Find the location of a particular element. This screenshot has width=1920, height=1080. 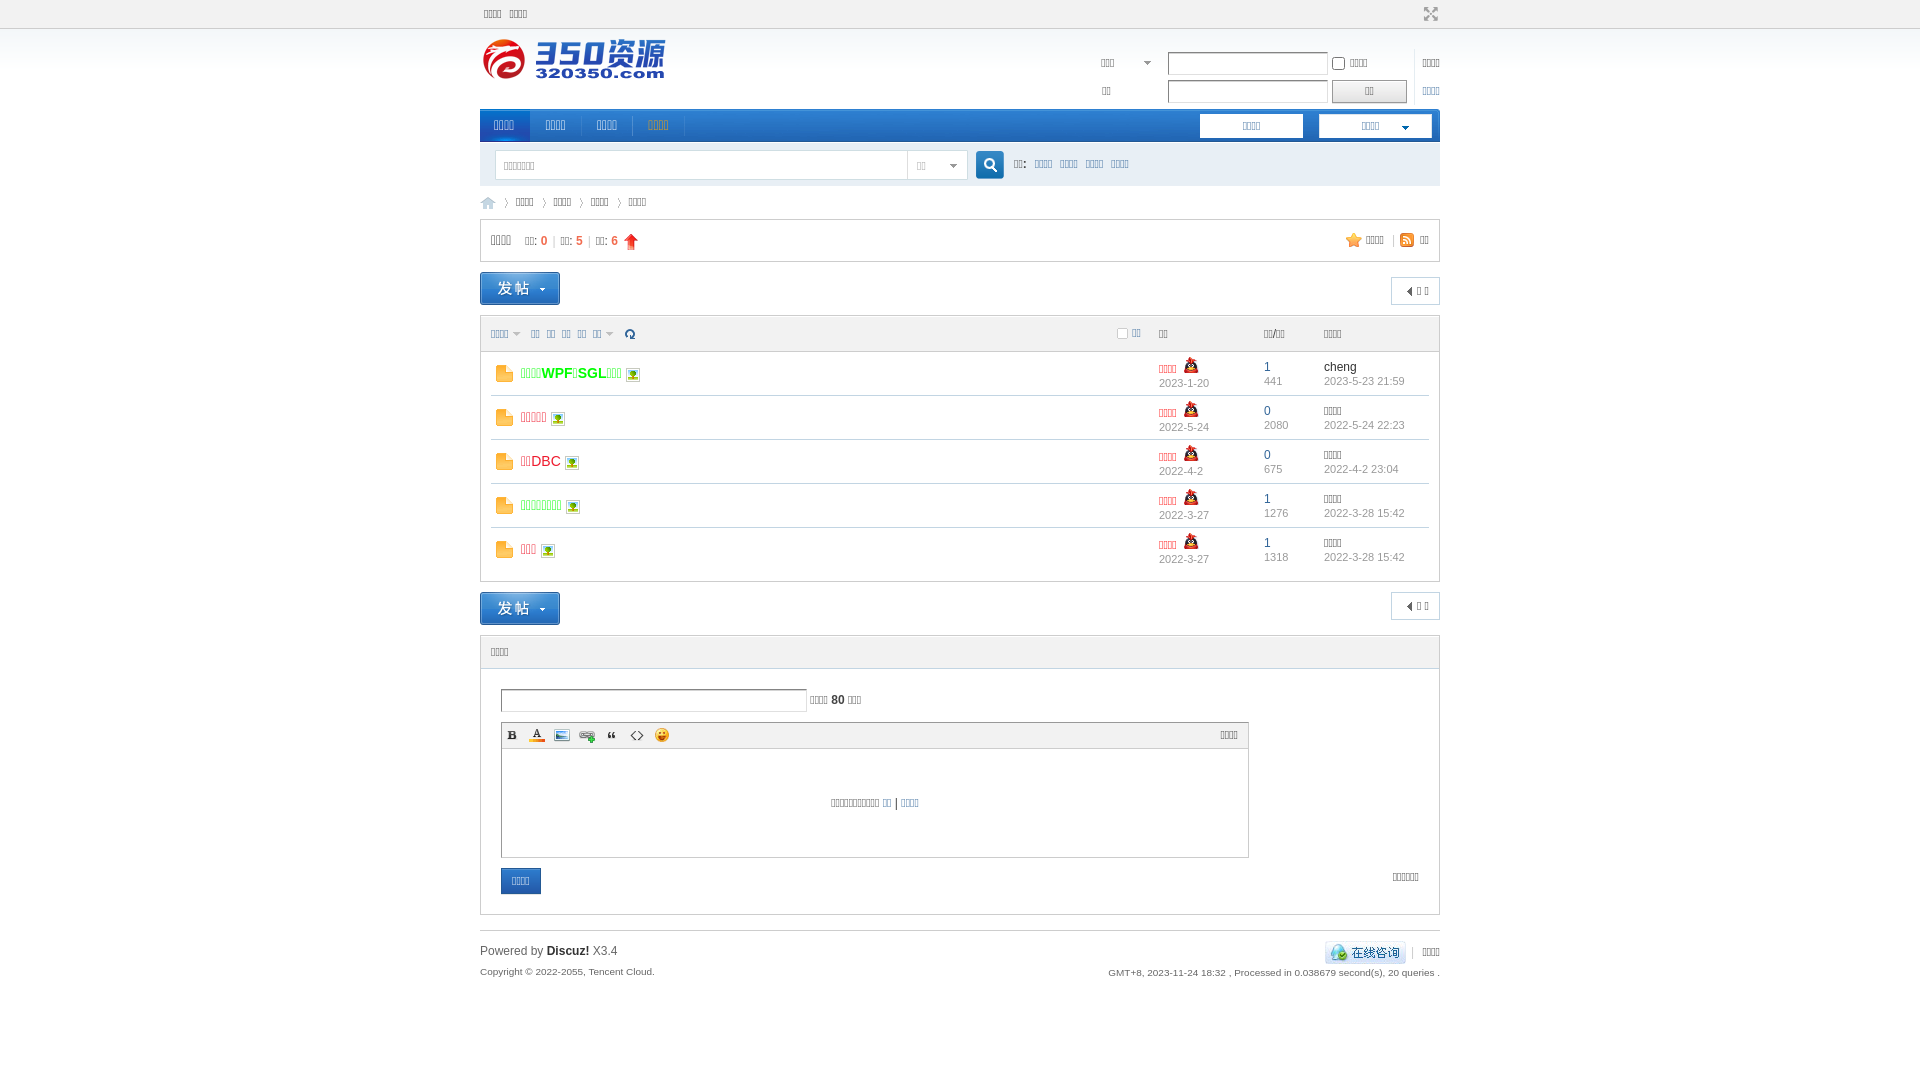

'1' is located at coordinates (1262, 366).